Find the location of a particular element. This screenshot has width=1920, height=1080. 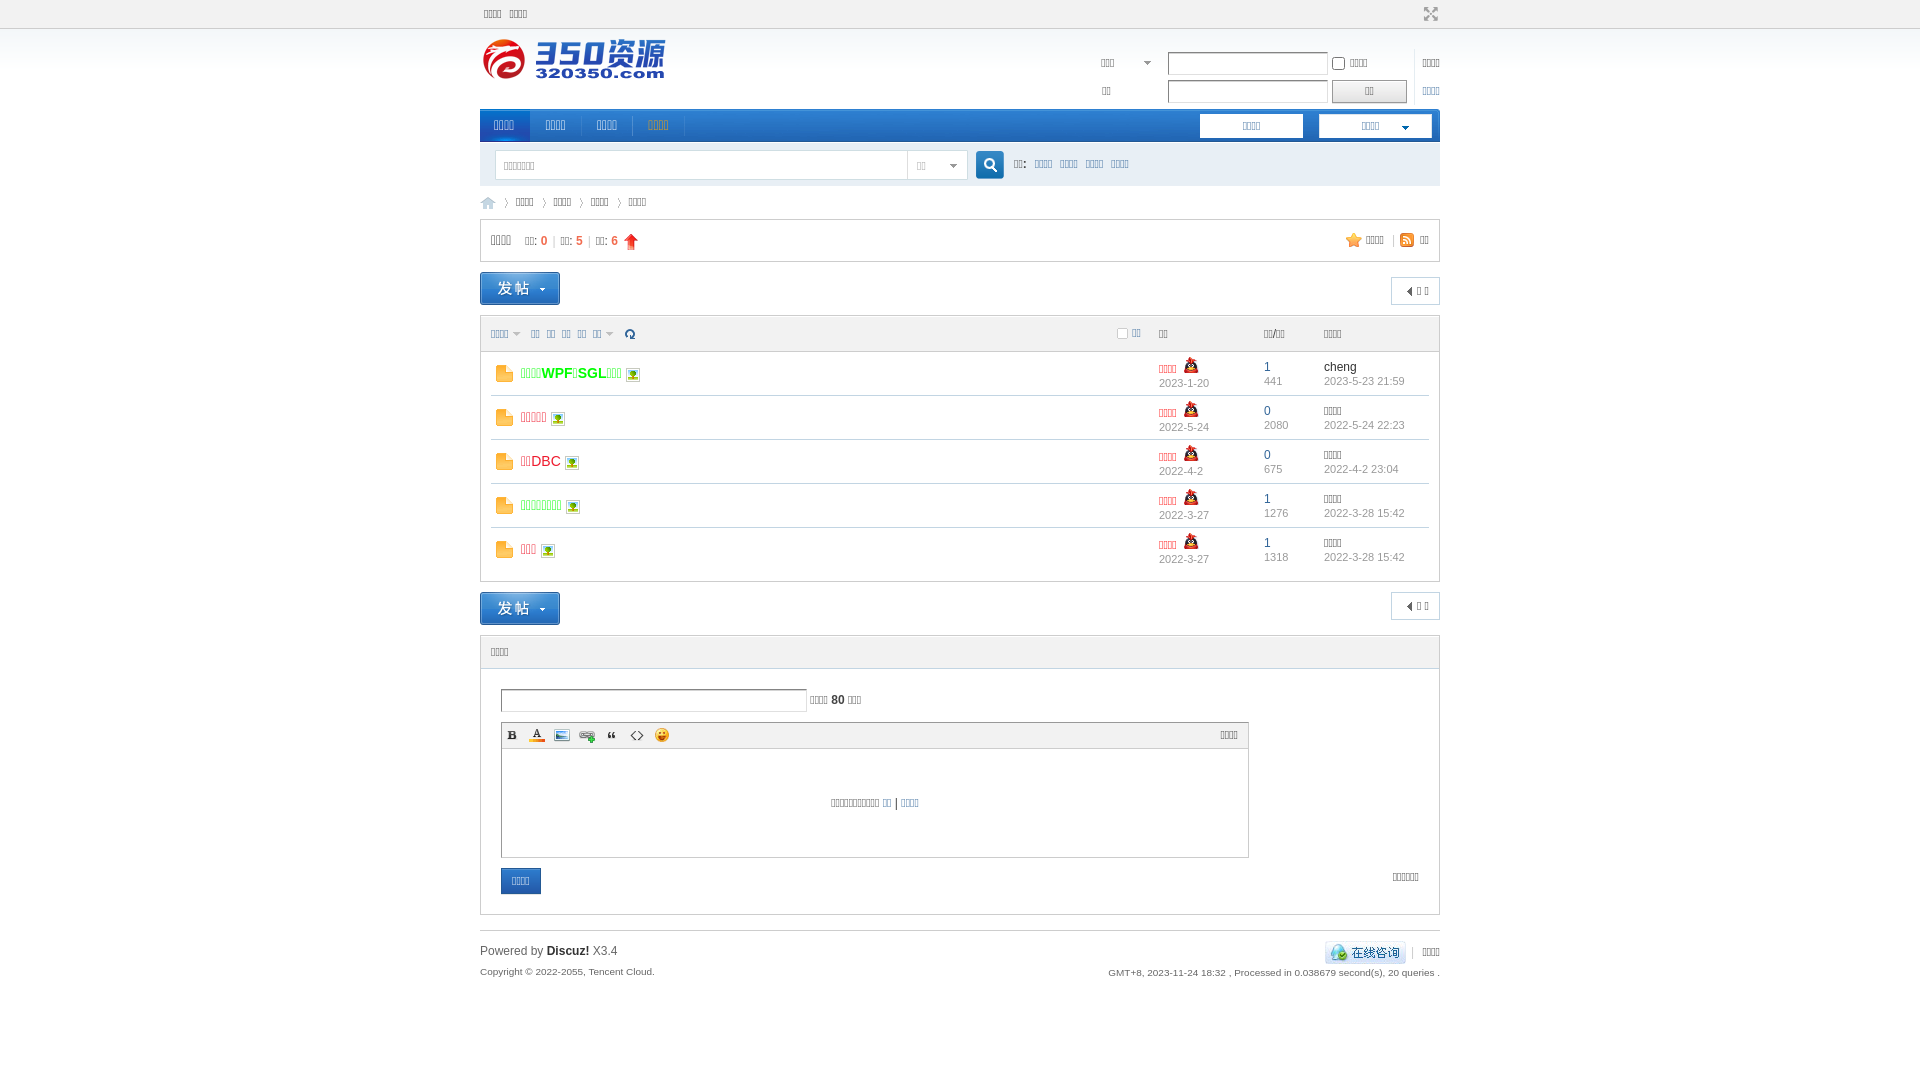

'1' is located at coordinates (1262, 366).